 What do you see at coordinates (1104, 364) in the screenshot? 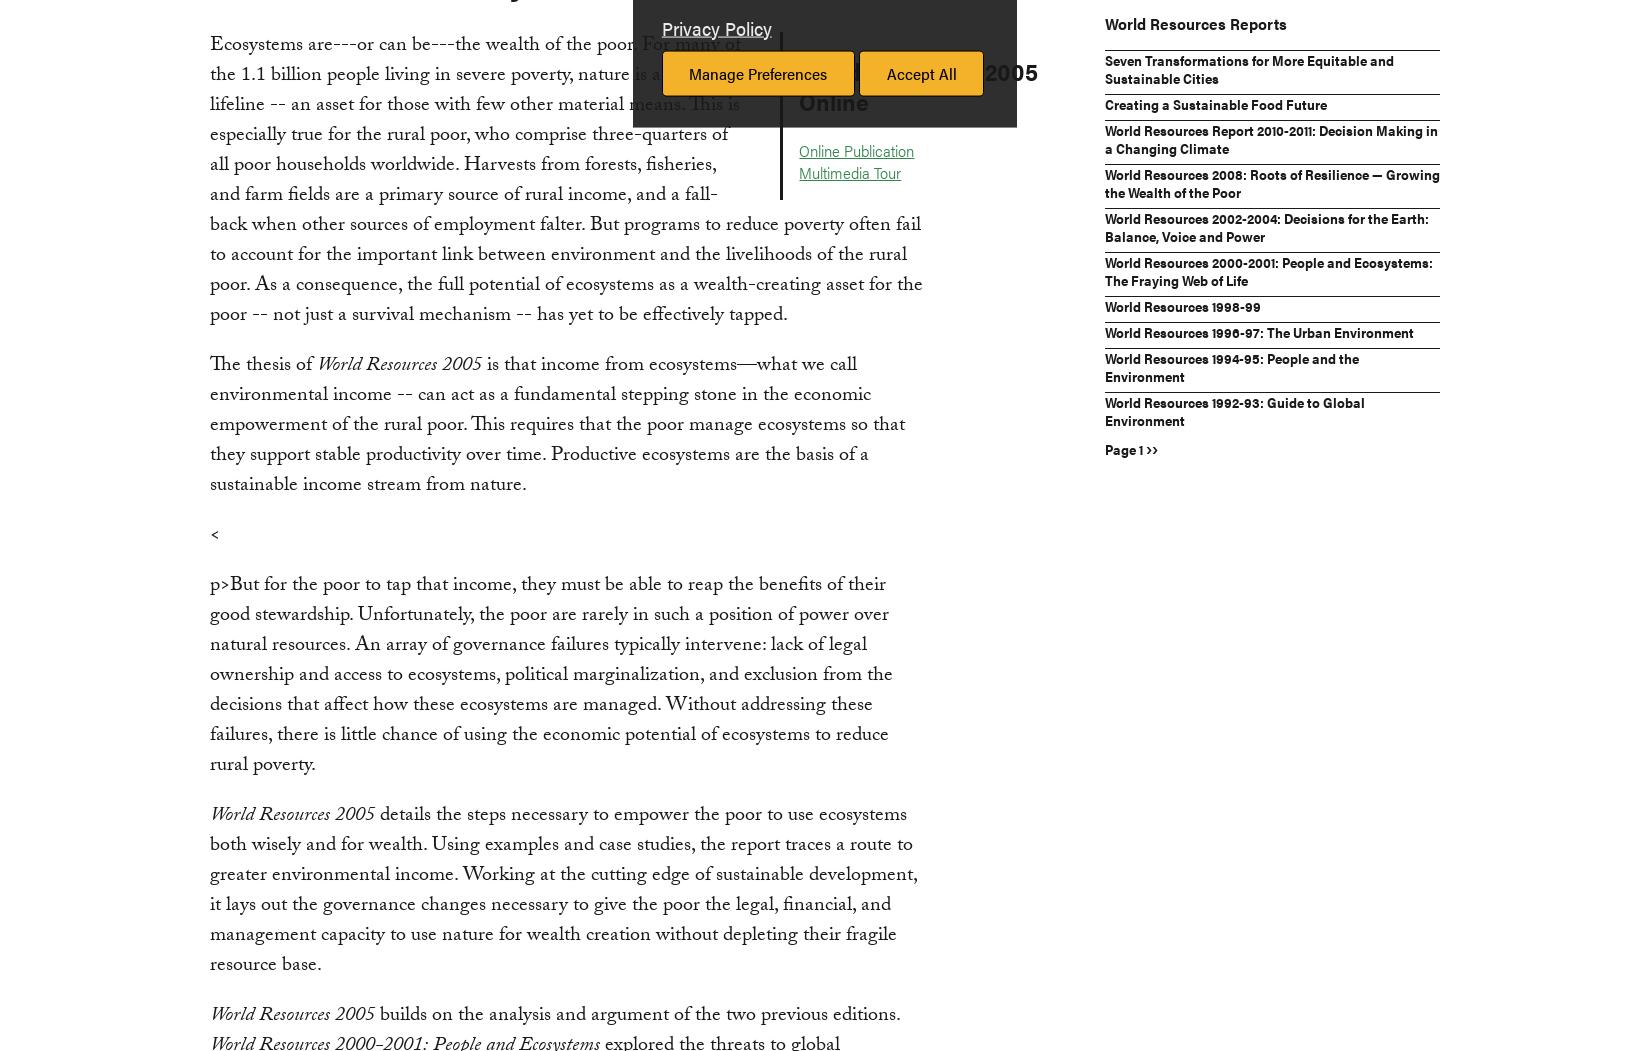
I see `'World Resources 1994-95: People and the Environment'` at bounding box center [1104, 364].